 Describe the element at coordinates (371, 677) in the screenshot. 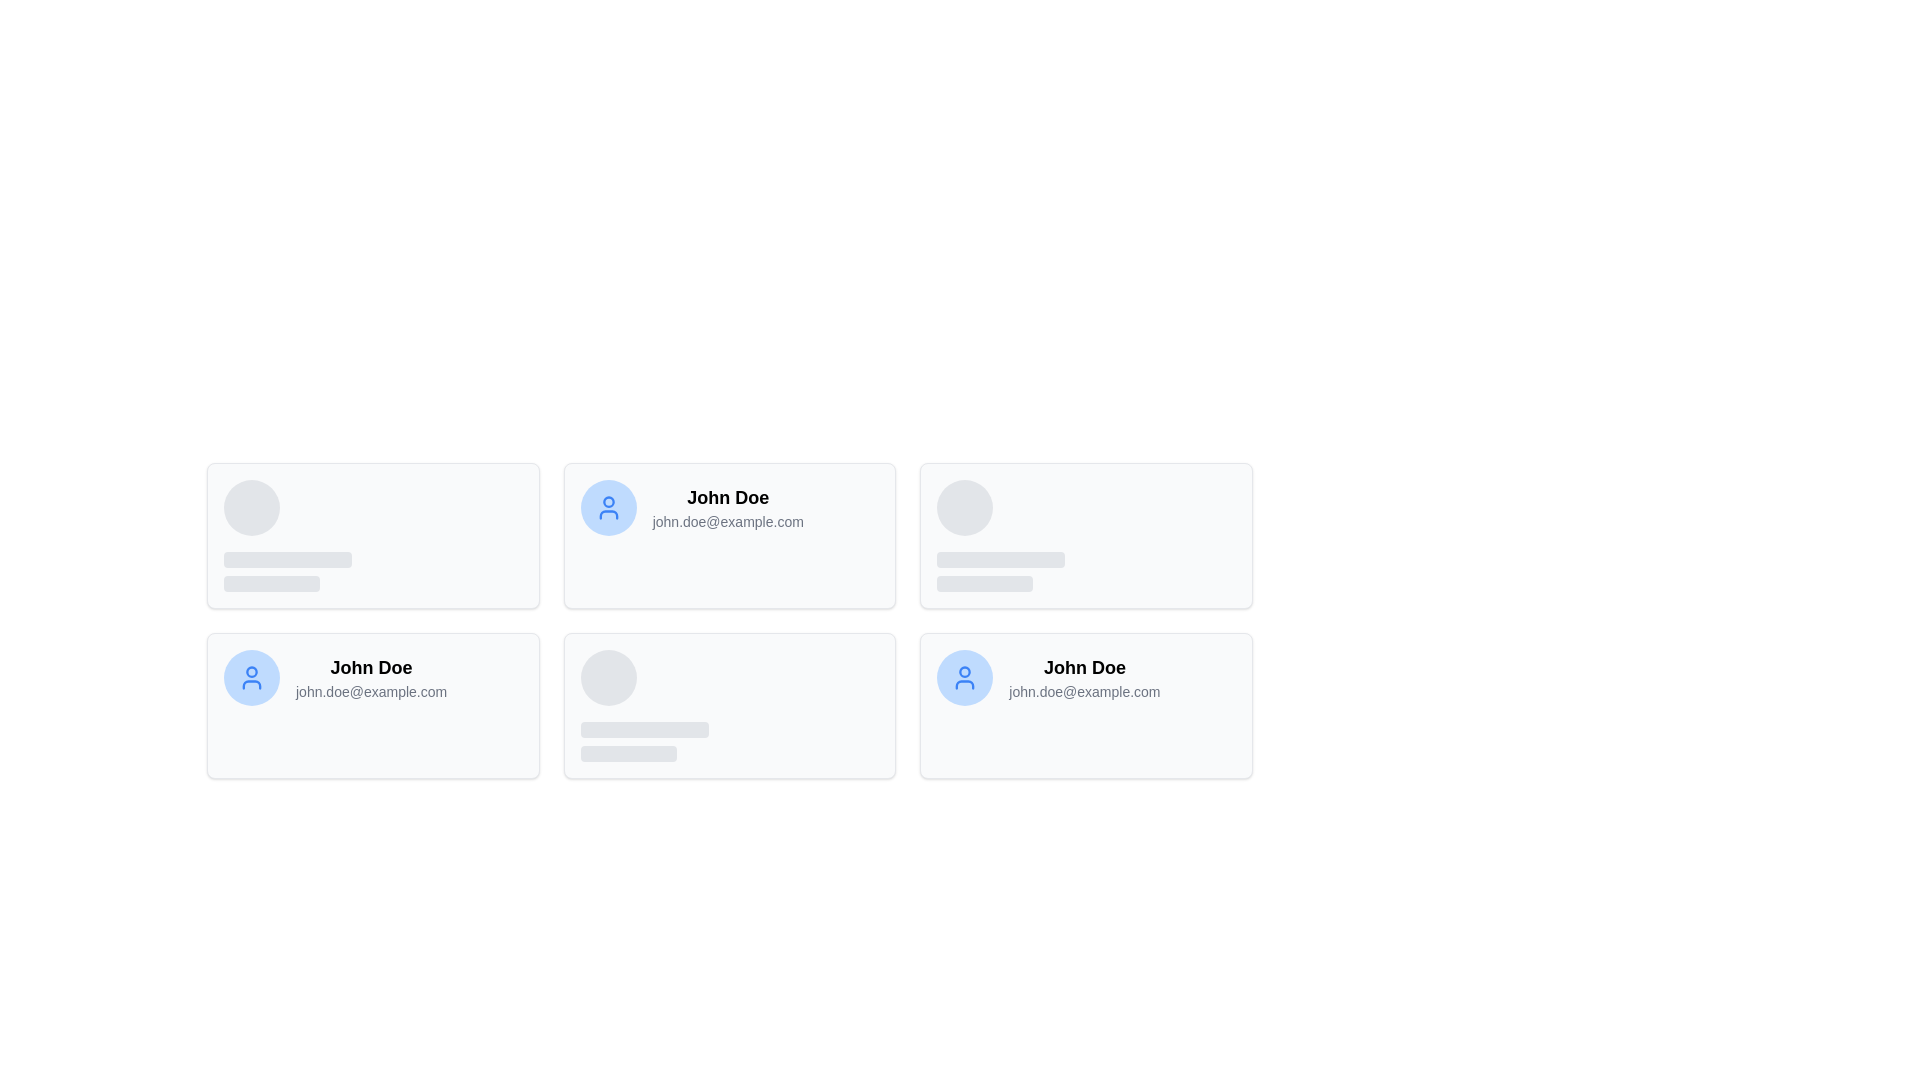

I see `the text block displaying 'John Doe' and 'john.doe@example.com'` at that location.